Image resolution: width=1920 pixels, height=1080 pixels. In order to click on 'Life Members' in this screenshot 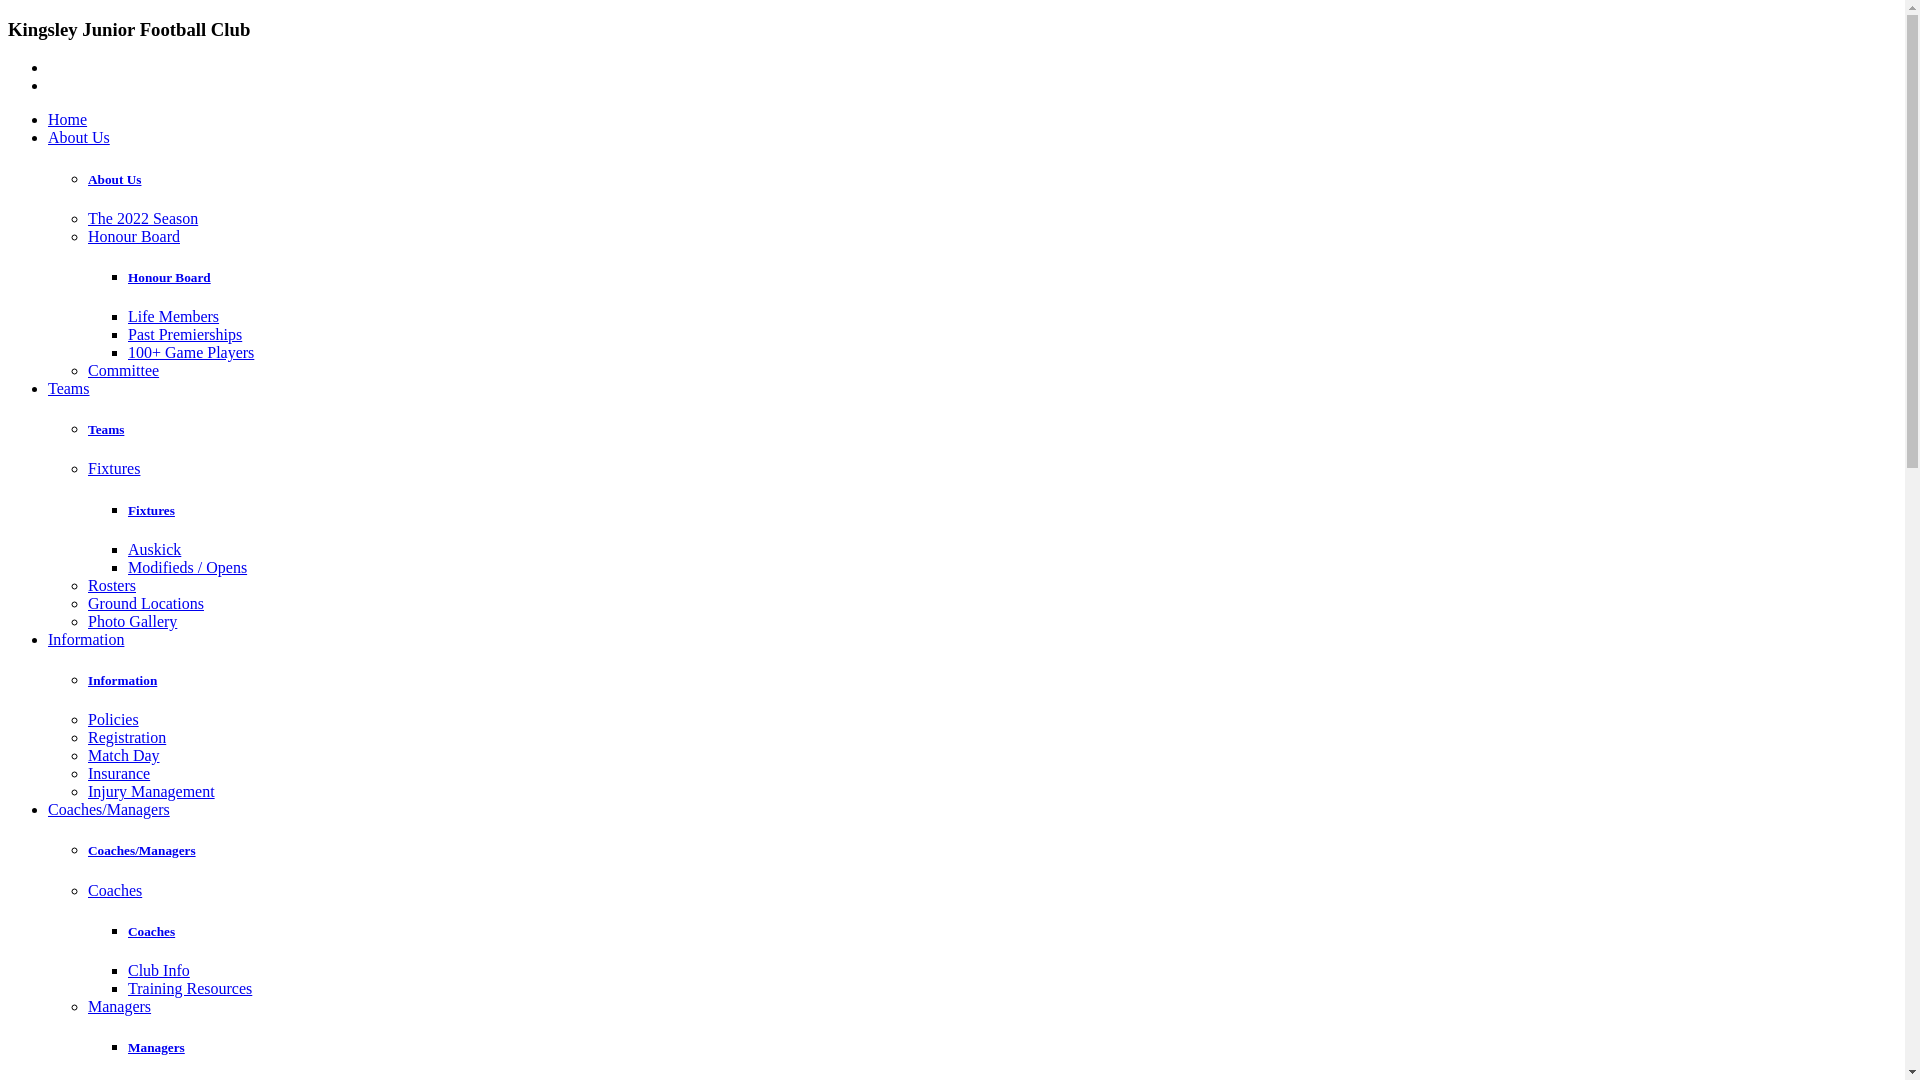, I will do `click(173, 315)`.